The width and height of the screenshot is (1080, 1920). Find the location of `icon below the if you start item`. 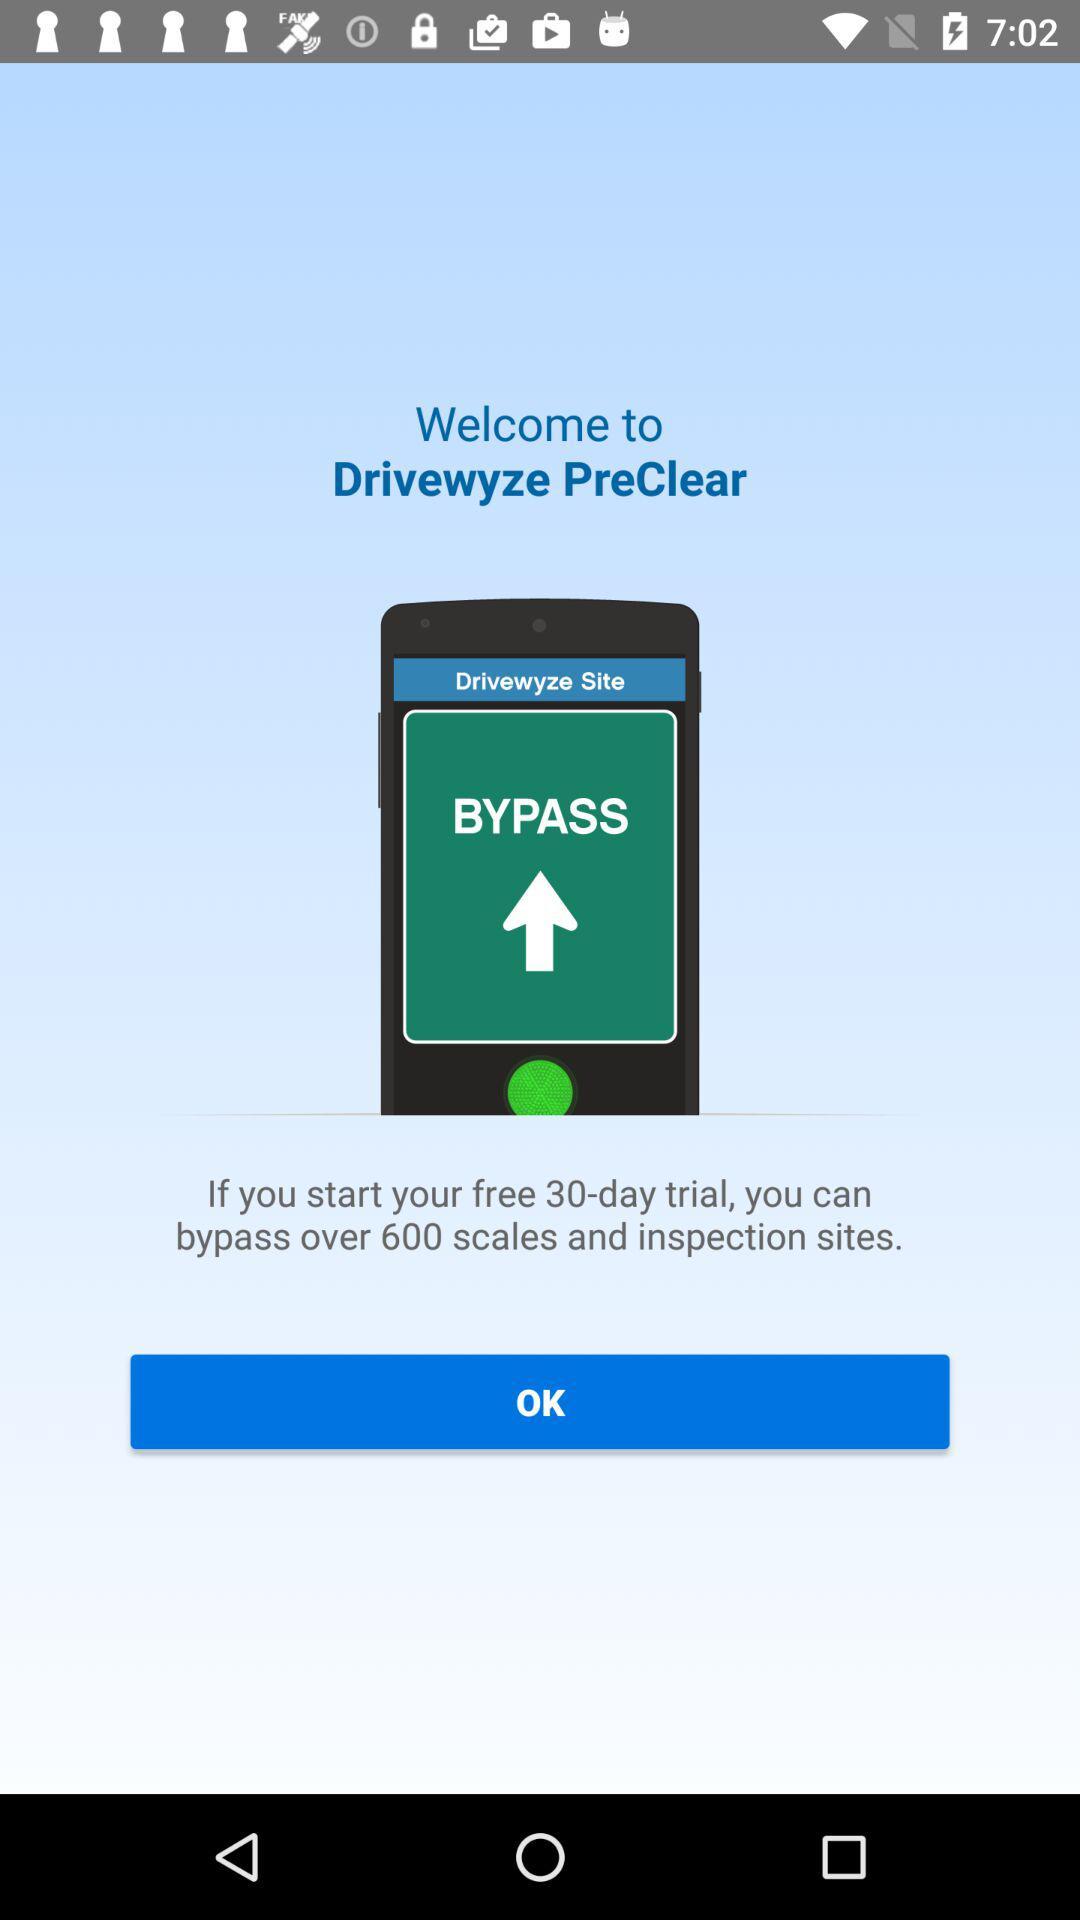

icon below the if you start item is located at coordinates (540, 1400).